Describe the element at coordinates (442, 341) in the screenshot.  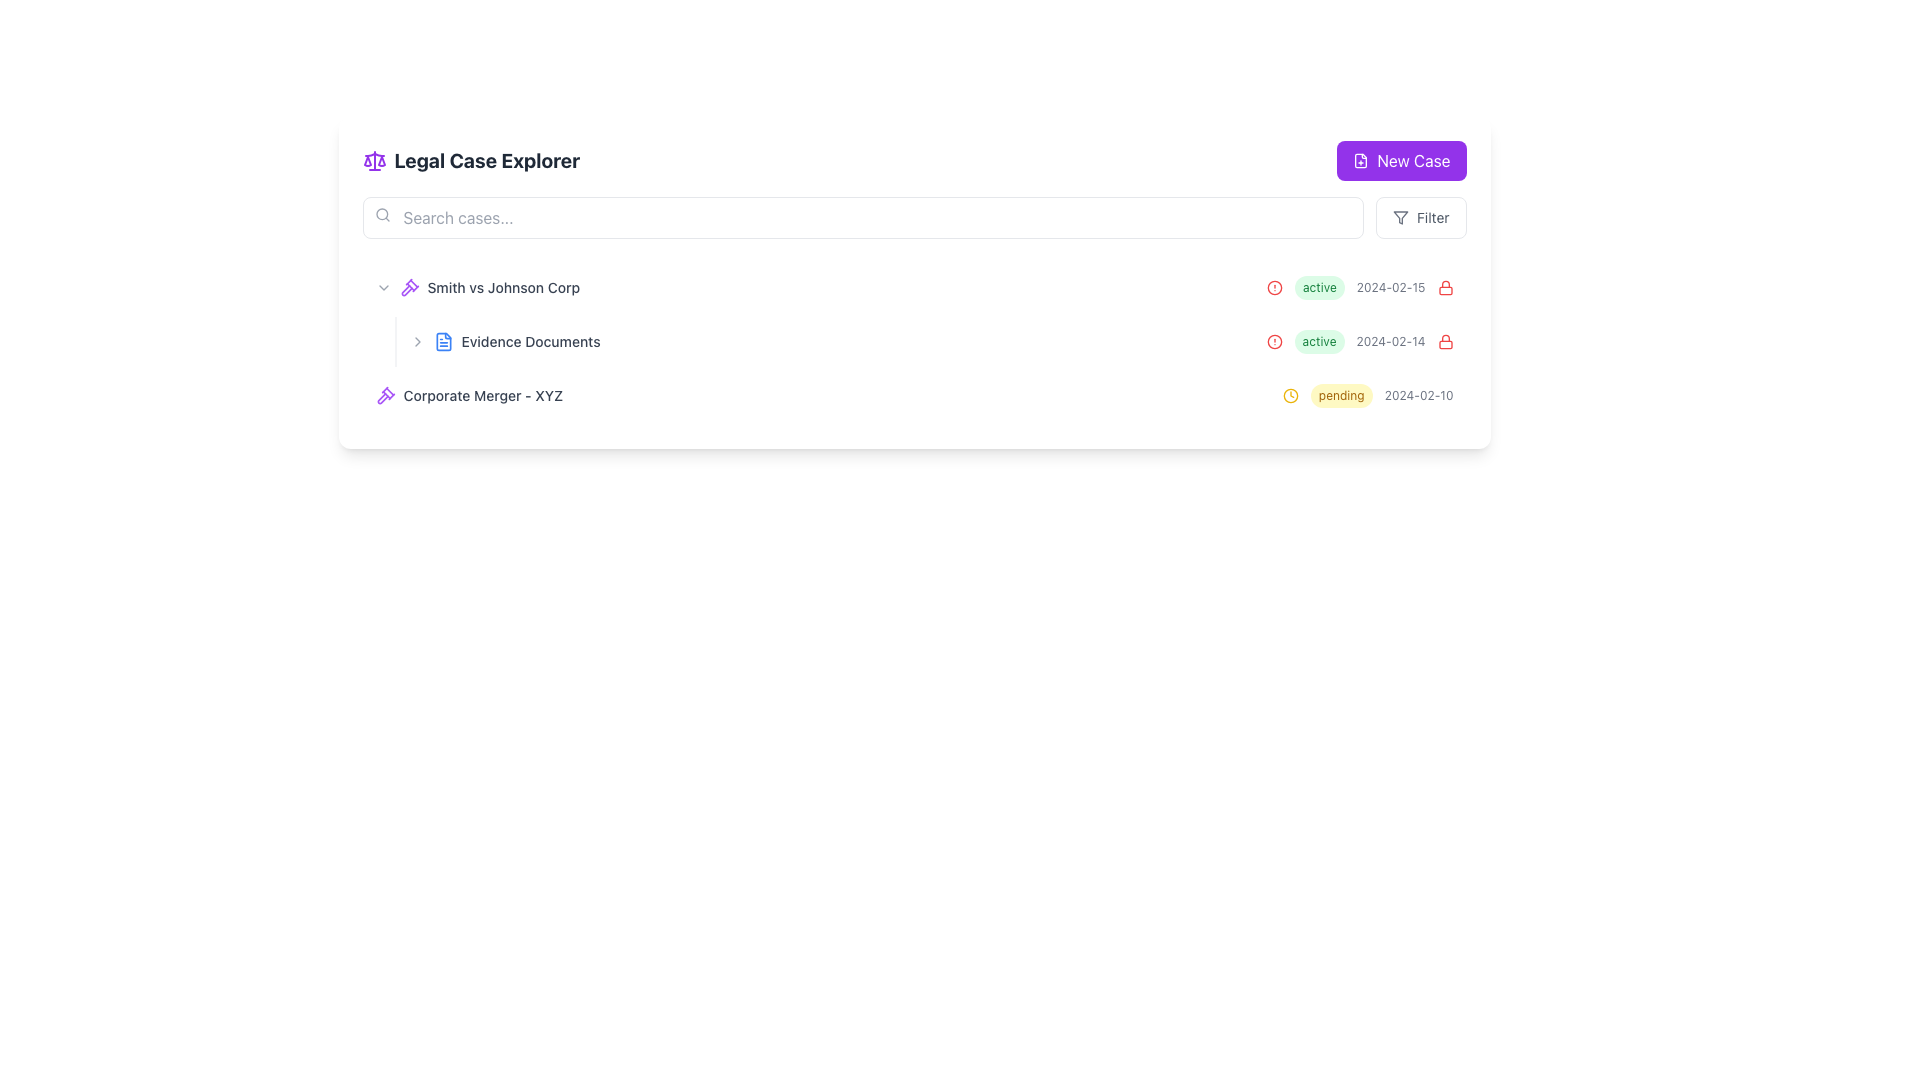
I see `the SVG icon representing a document associated with the 'Evidence Documents' entry in the list titled 'Smith vs Johnson Corp'` at that location.